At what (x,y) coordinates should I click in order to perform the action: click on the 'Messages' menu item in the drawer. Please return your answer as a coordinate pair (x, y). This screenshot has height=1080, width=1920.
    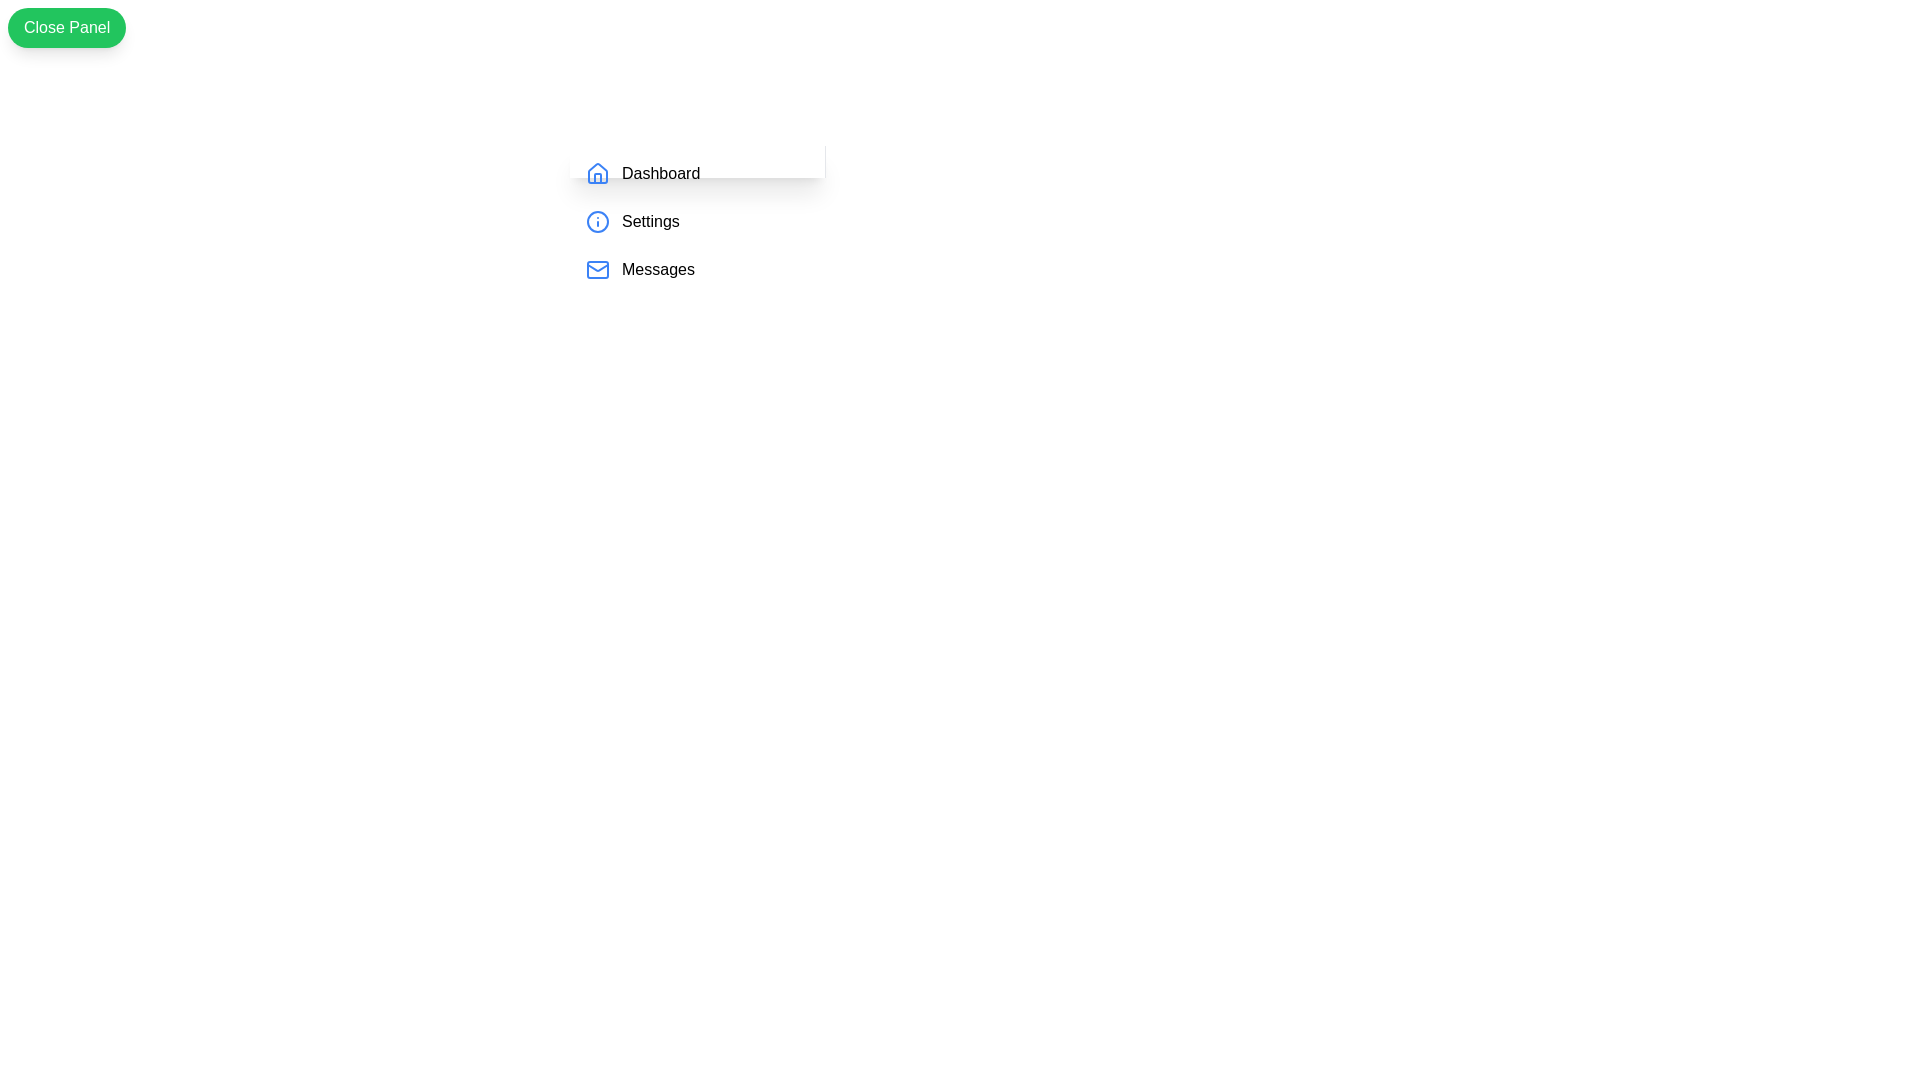
    Looking at the image, I should click on (697, 270).